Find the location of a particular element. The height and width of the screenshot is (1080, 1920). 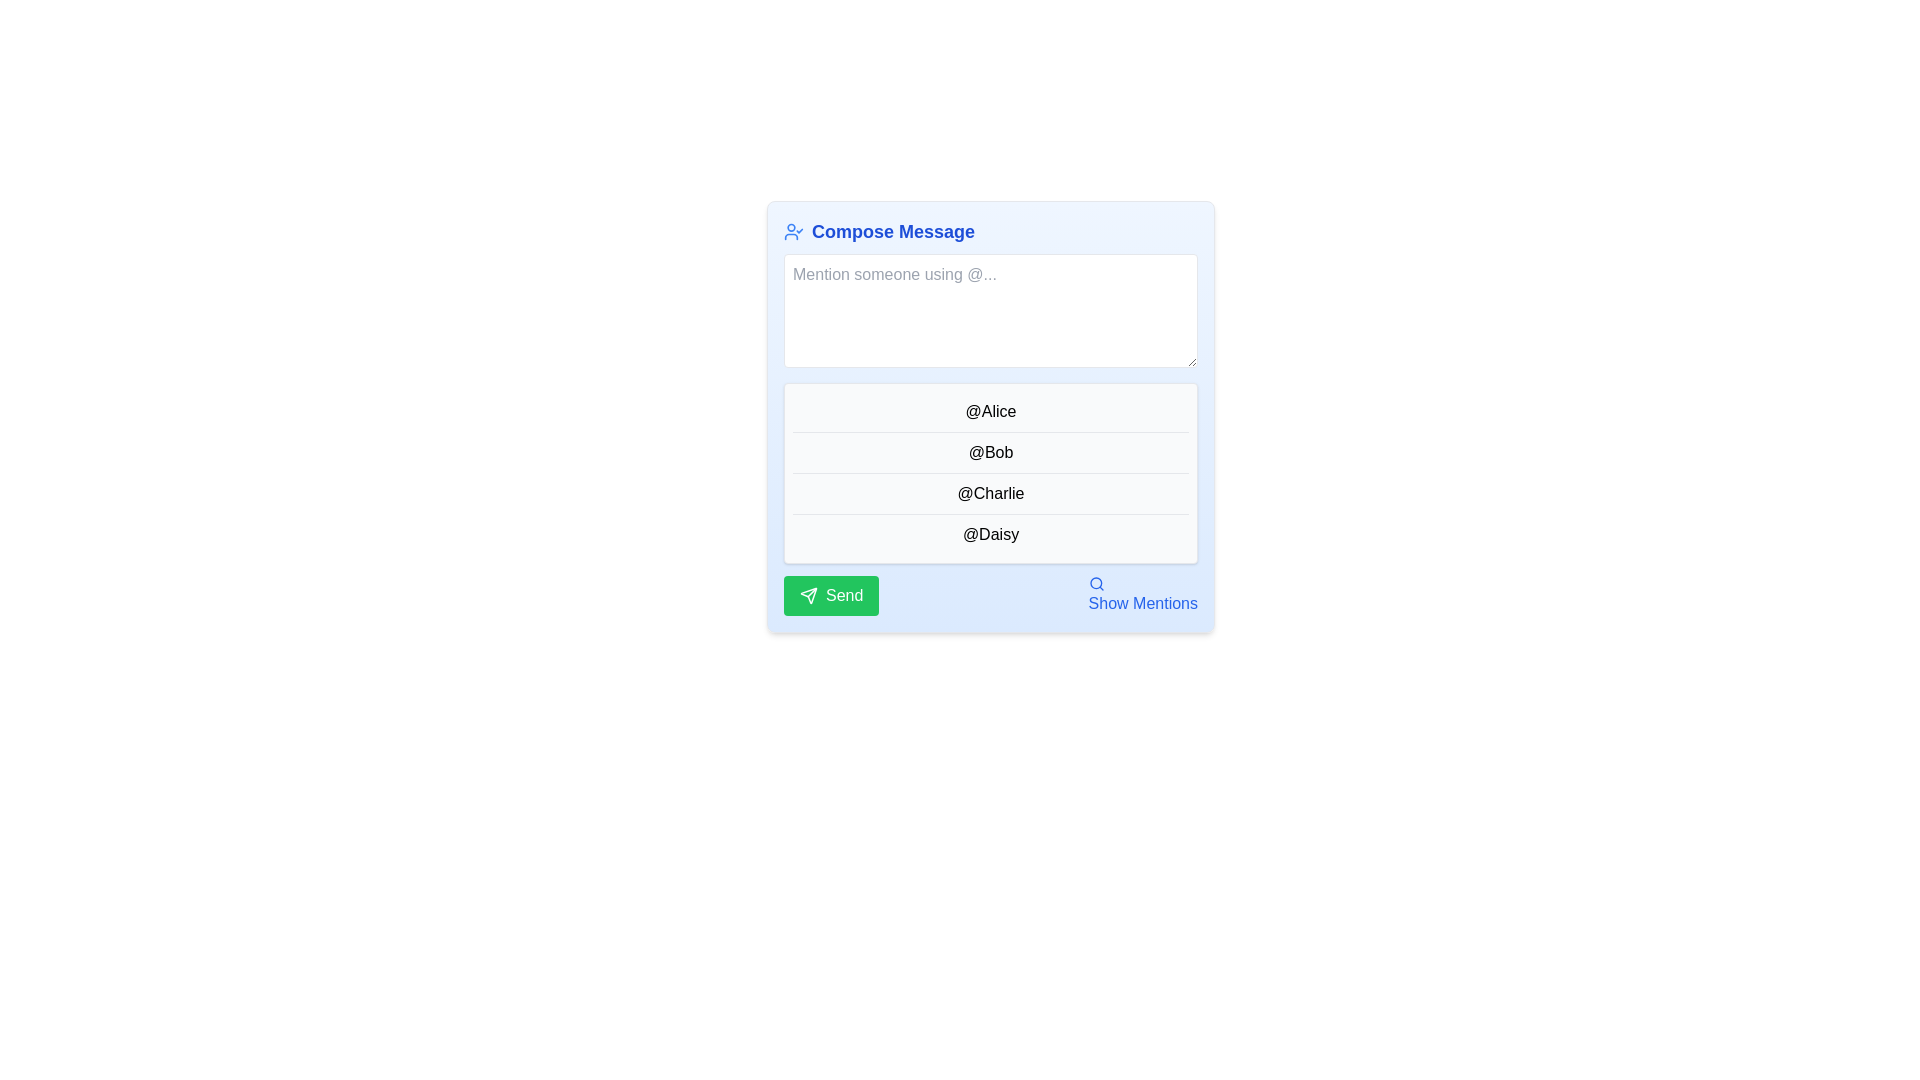

the 'Compose Message' text label, which is styled in bold and large blue font and located next to a blue user interaction icon in the header of the message composition interface is located at coordinates (892, 230).